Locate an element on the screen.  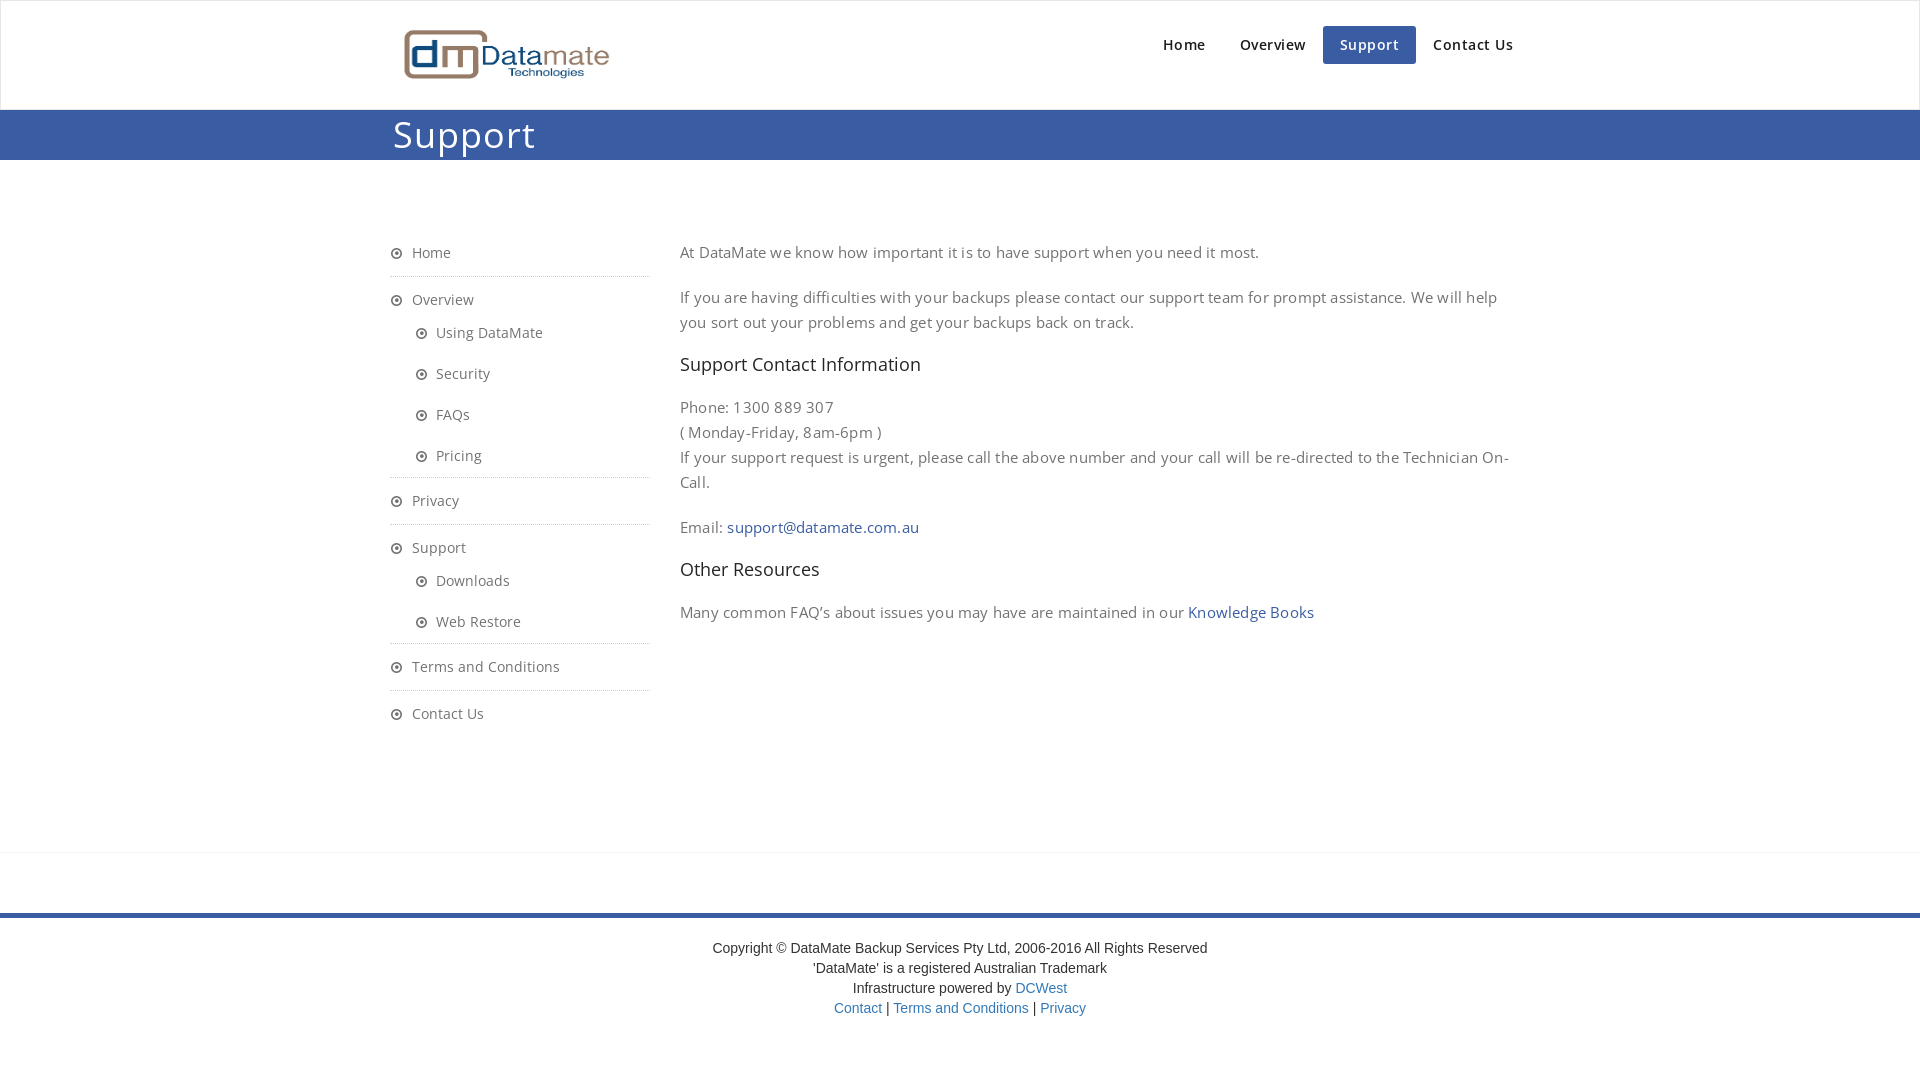
'Web Restore' is located at coordinates (467, 620).